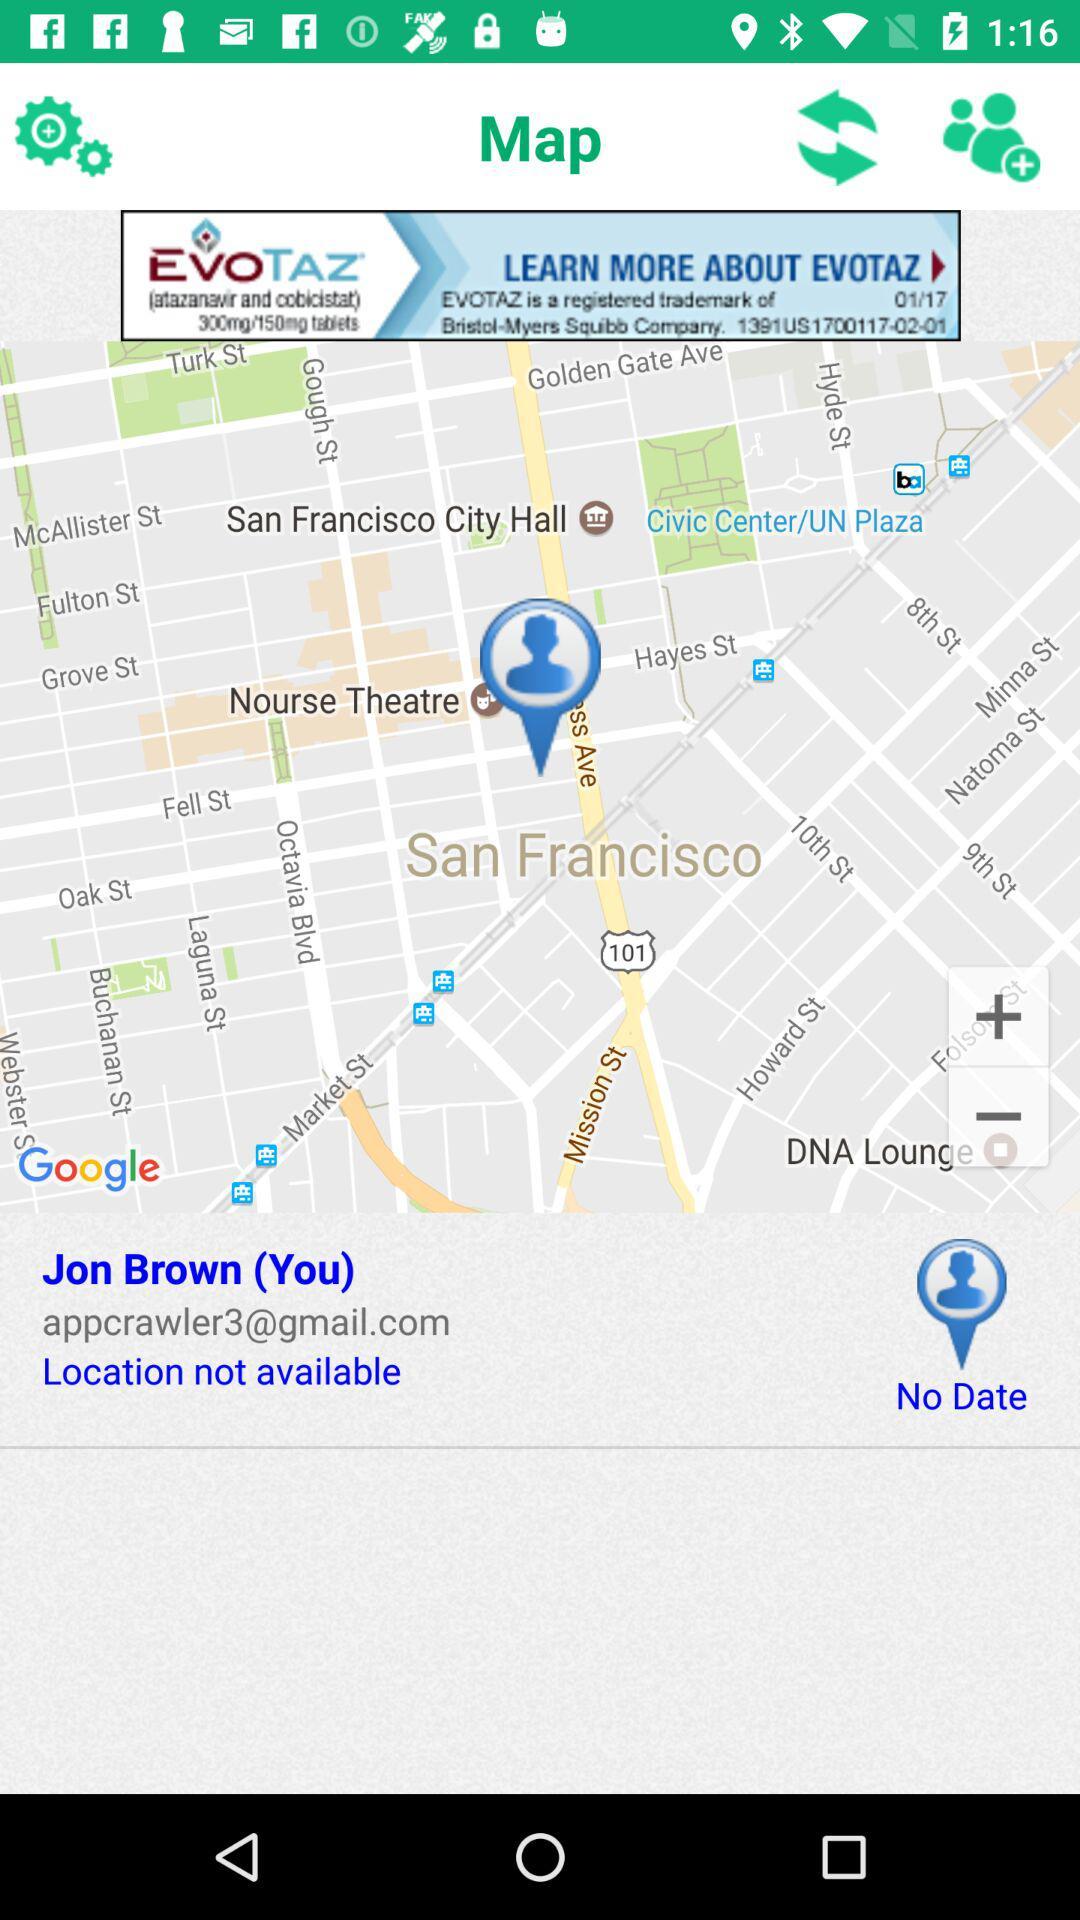 The image size is (1080, 1920). What do you see at coordinates (838, 135) in the screenshot?
I see `refresh page` at bounding box center [838, 135].